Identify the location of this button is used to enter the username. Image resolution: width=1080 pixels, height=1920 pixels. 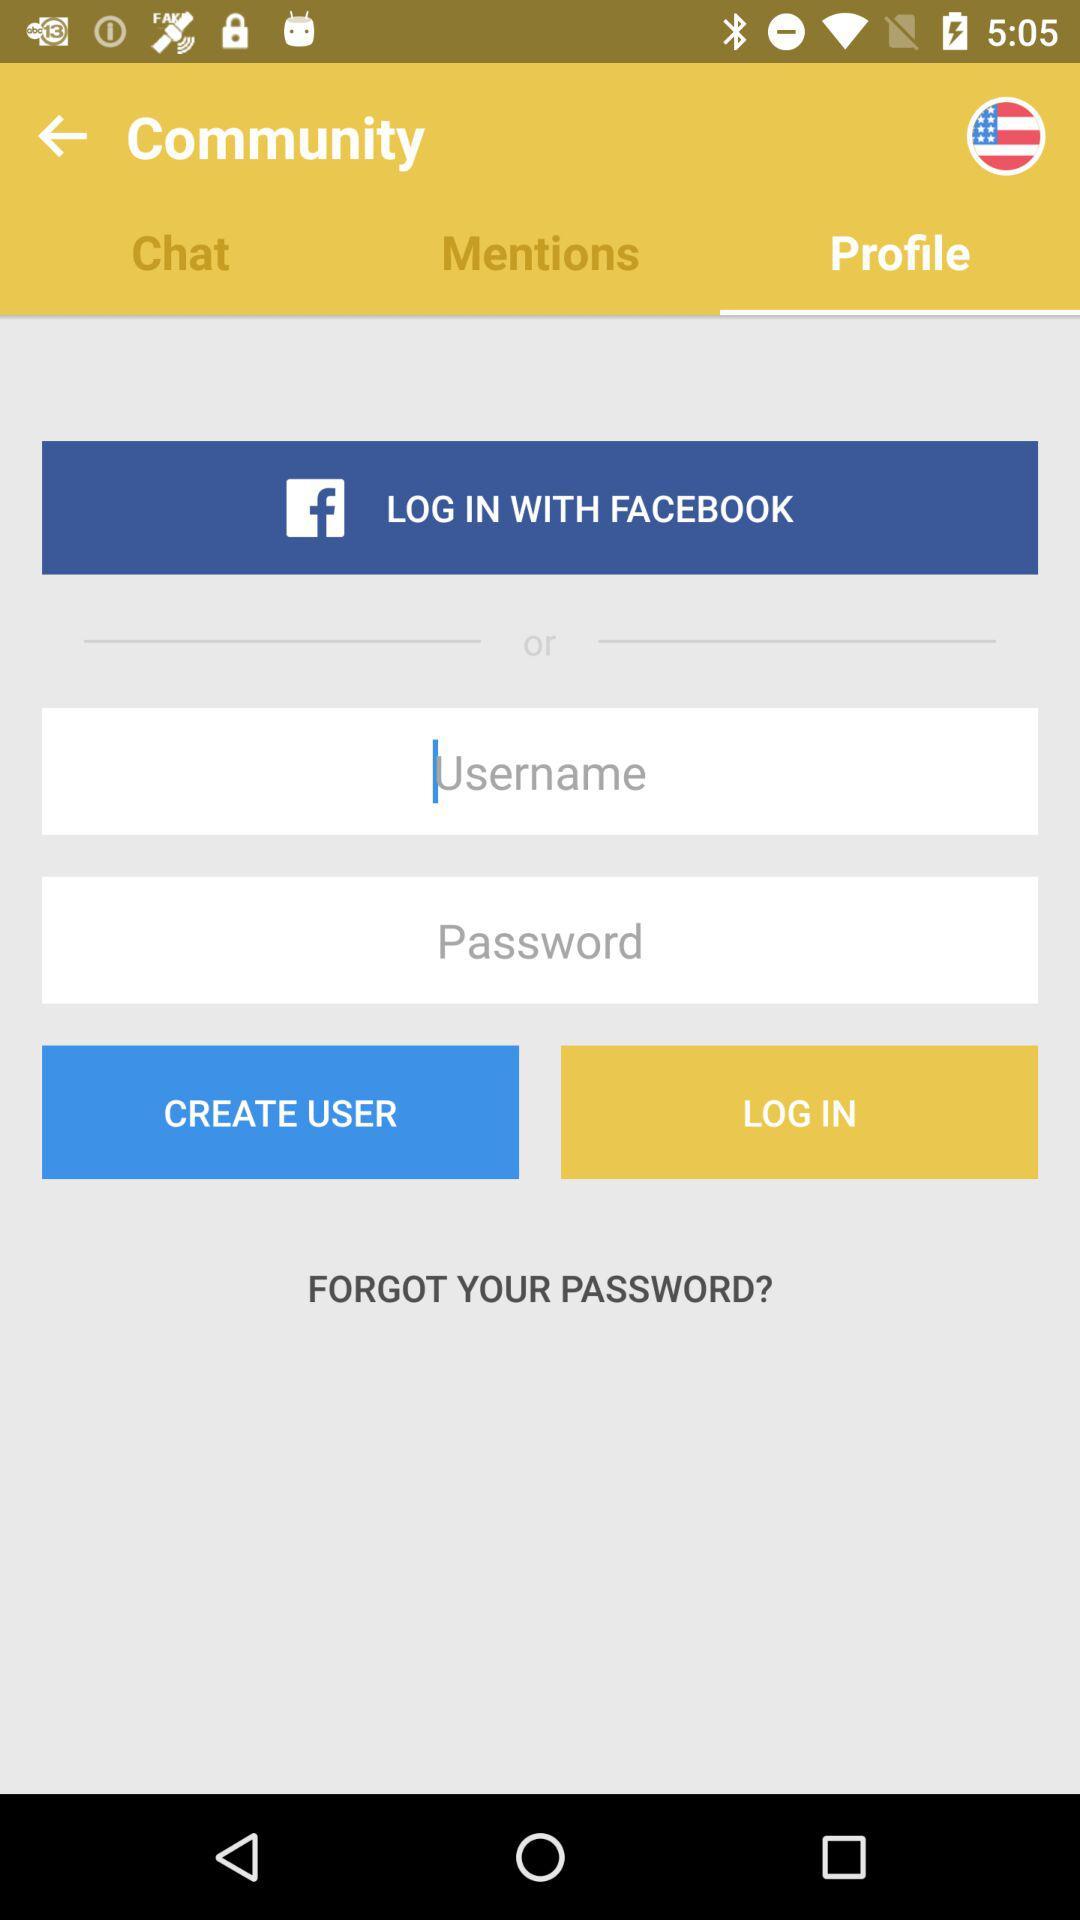
(540, 770).